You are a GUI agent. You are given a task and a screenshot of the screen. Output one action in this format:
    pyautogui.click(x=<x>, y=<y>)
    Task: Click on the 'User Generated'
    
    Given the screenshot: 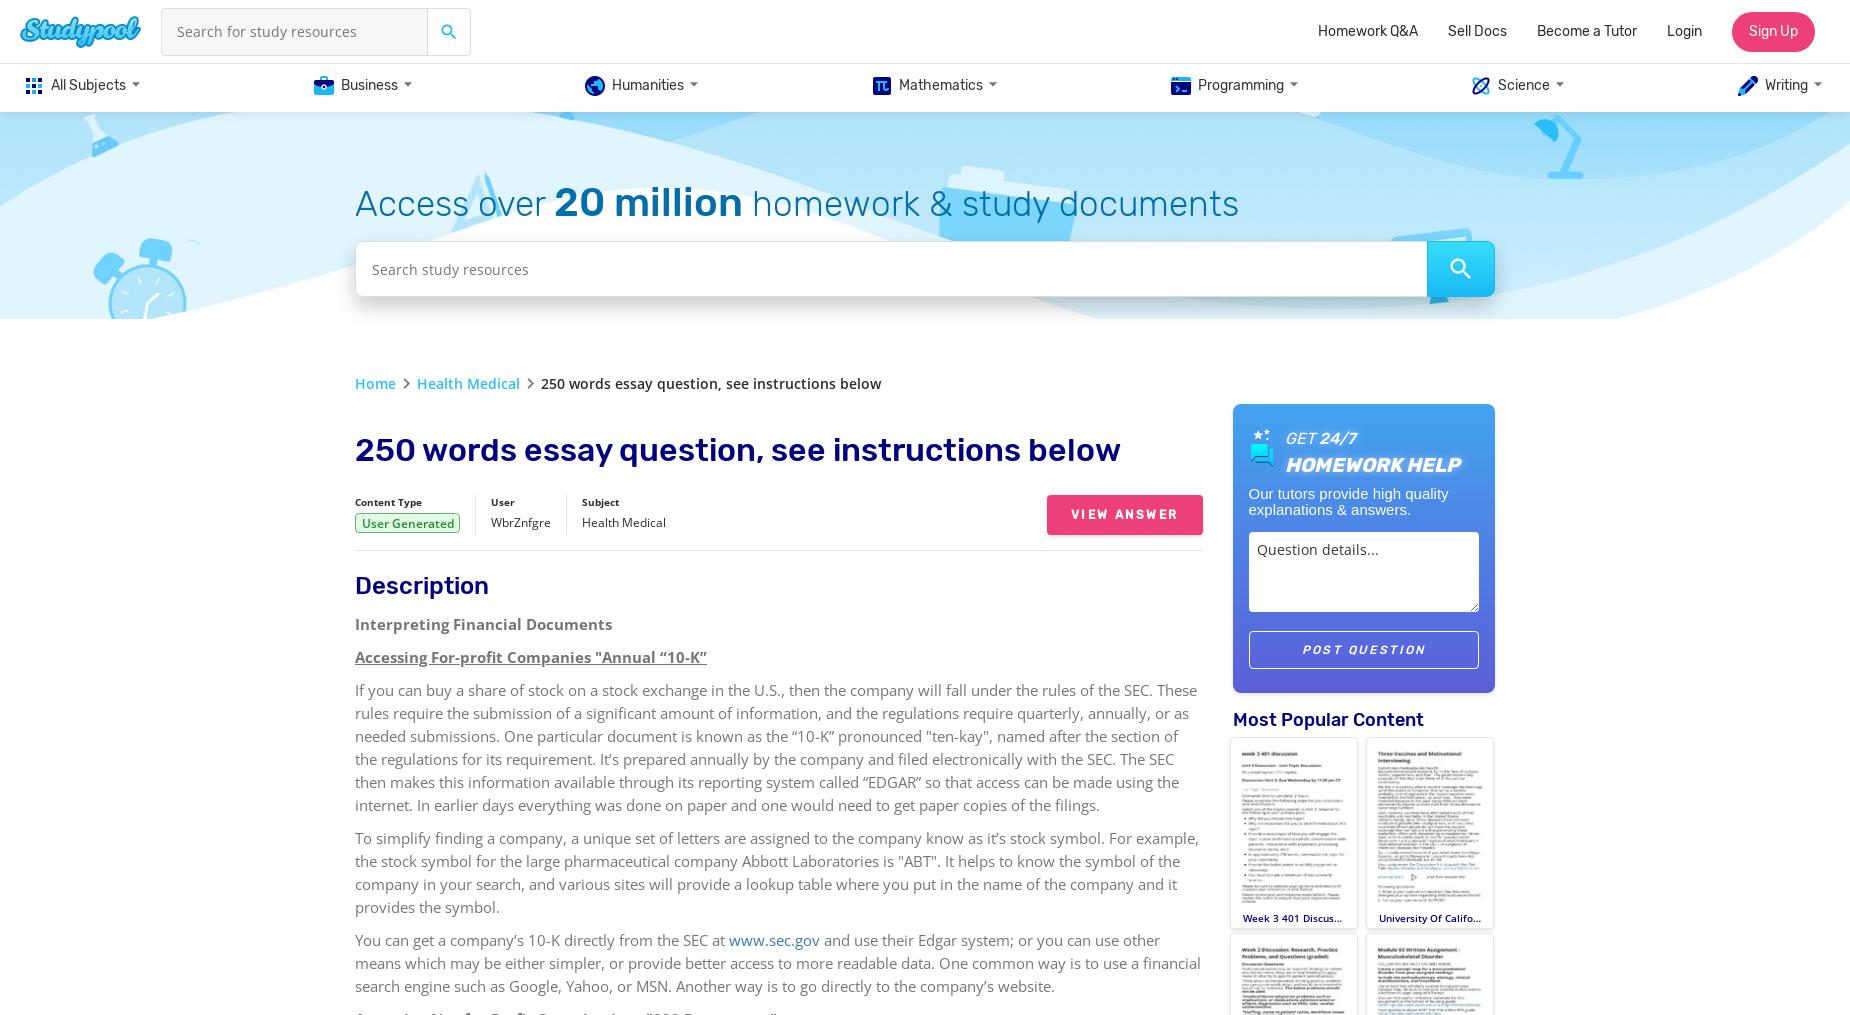 What is the action you would take?
    pyautogui.click(x=406, y=523)
    